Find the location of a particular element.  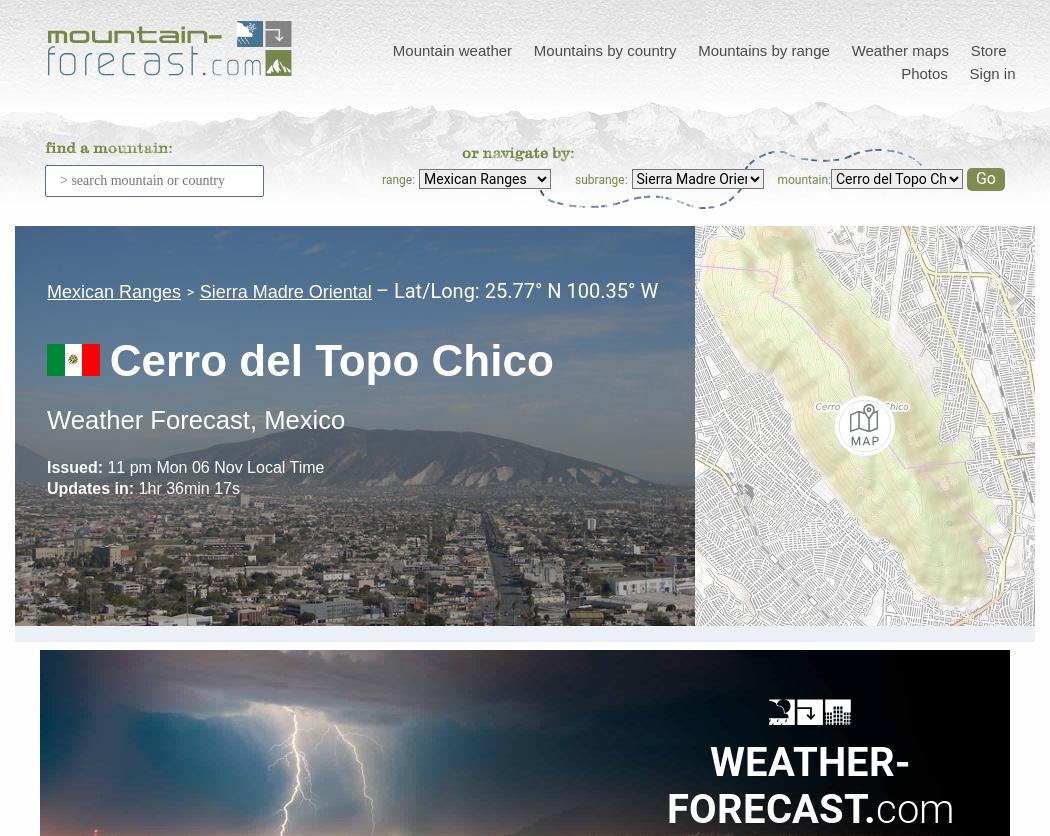

'– Lat/Long:' is located at coordinates (428, 290).